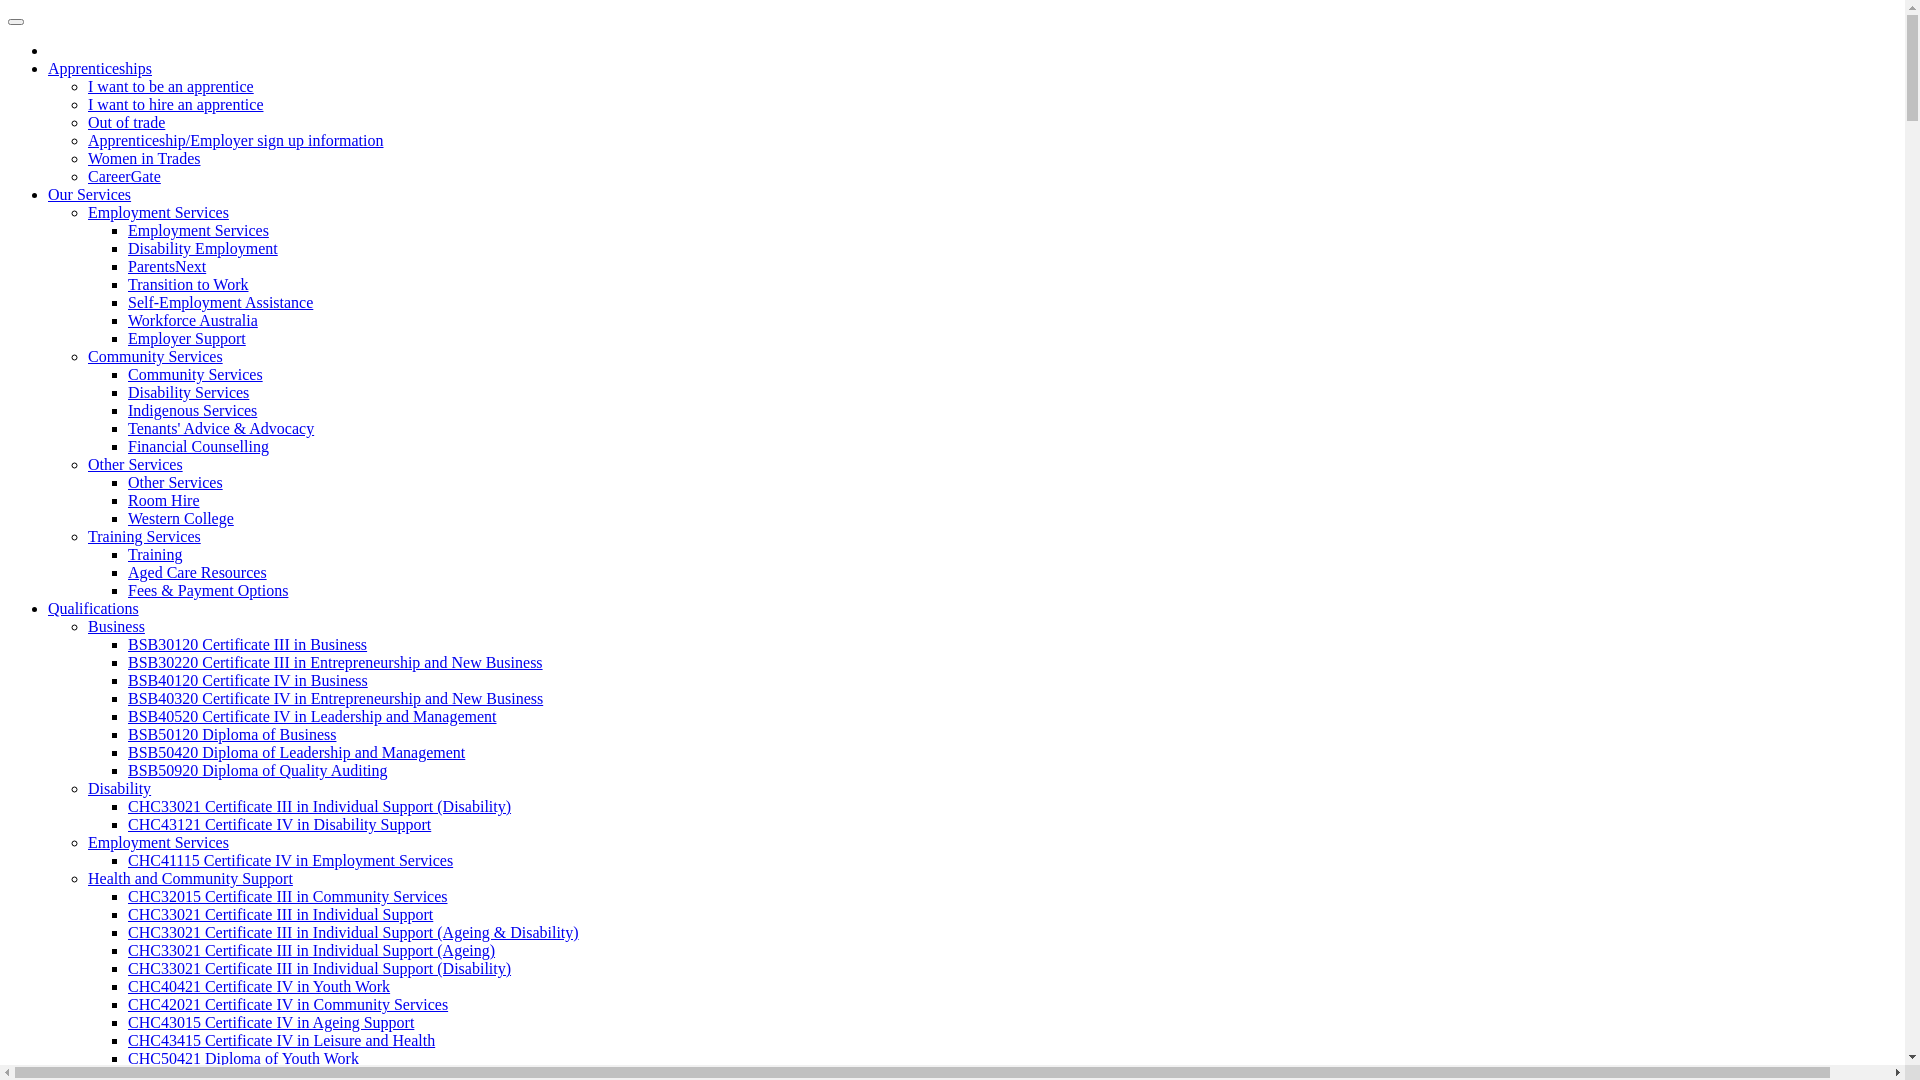  I want to click on 'Financial Counselling', so click(127, 445).